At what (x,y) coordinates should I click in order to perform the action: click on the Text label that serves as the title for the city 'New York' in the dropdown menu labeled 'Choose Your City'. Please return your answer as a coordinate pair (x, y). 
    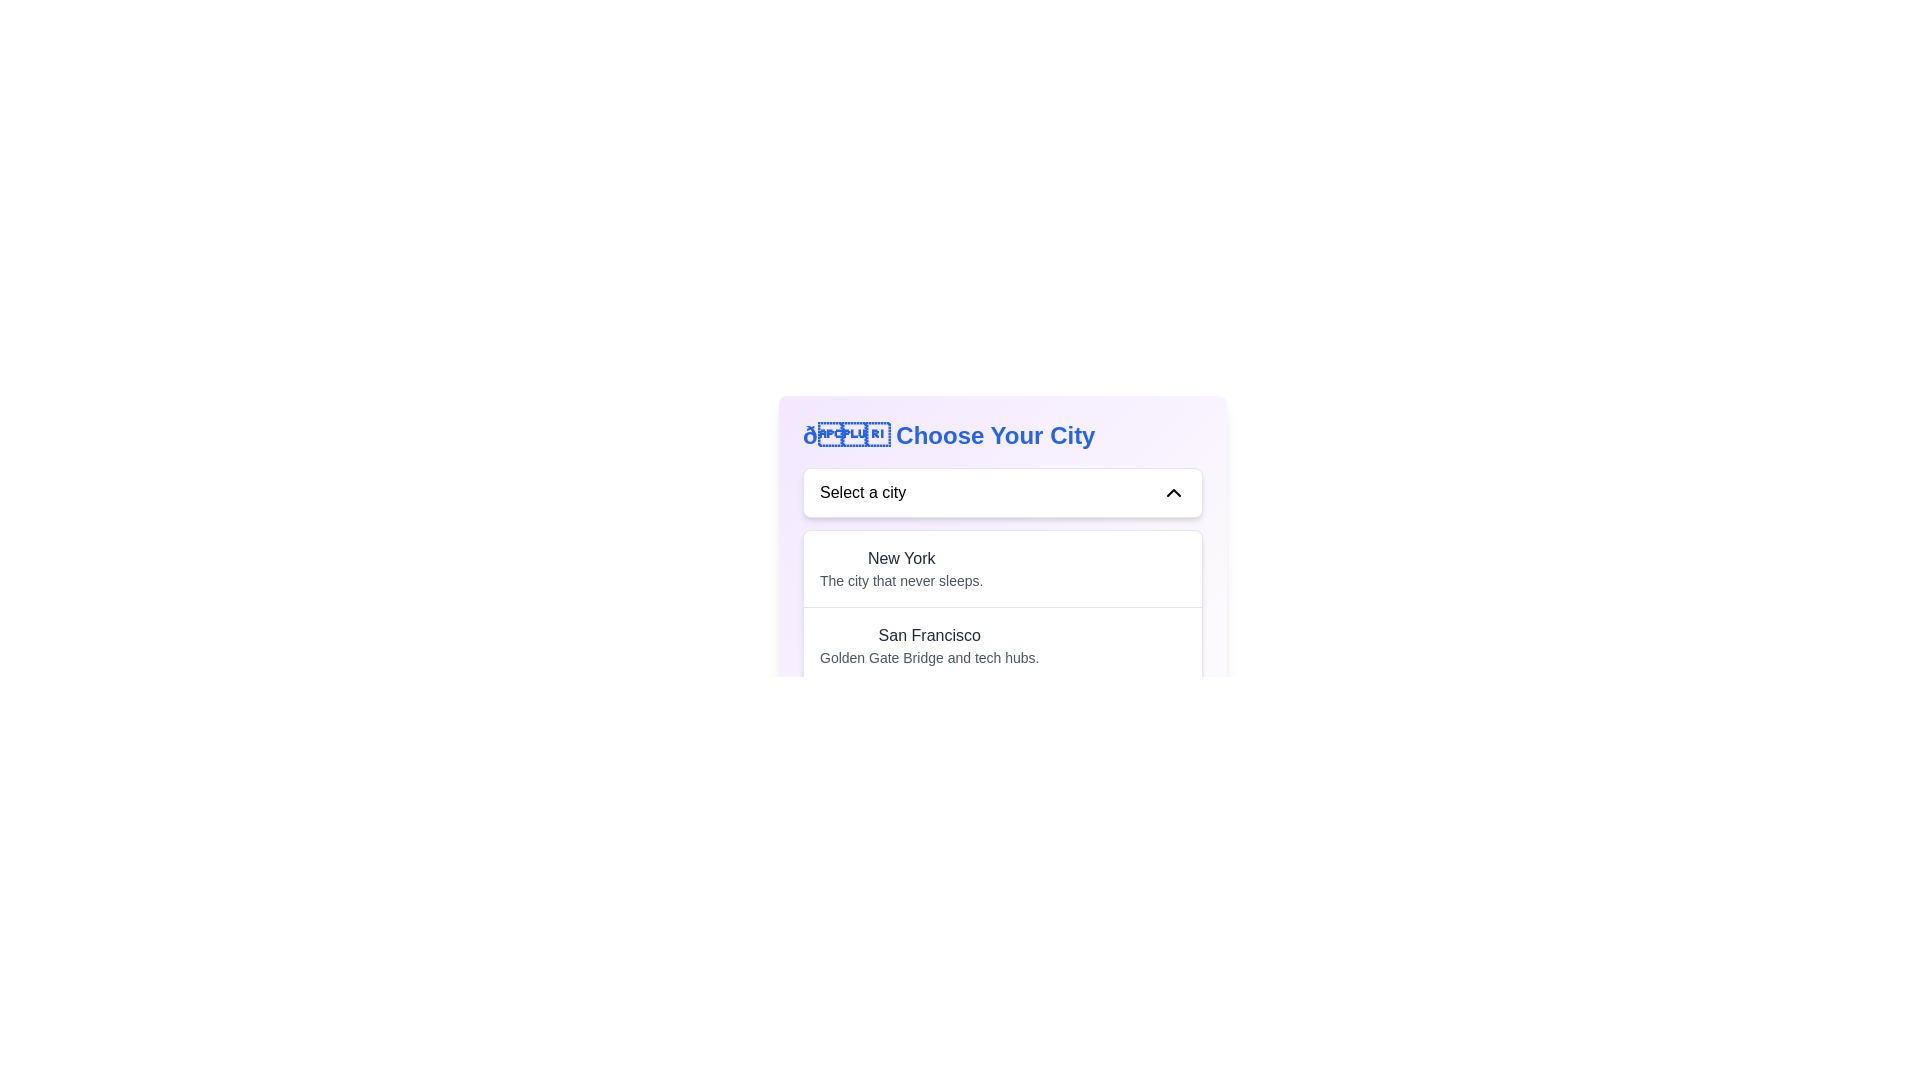
    Looking at the image, I should click on (900, 559).